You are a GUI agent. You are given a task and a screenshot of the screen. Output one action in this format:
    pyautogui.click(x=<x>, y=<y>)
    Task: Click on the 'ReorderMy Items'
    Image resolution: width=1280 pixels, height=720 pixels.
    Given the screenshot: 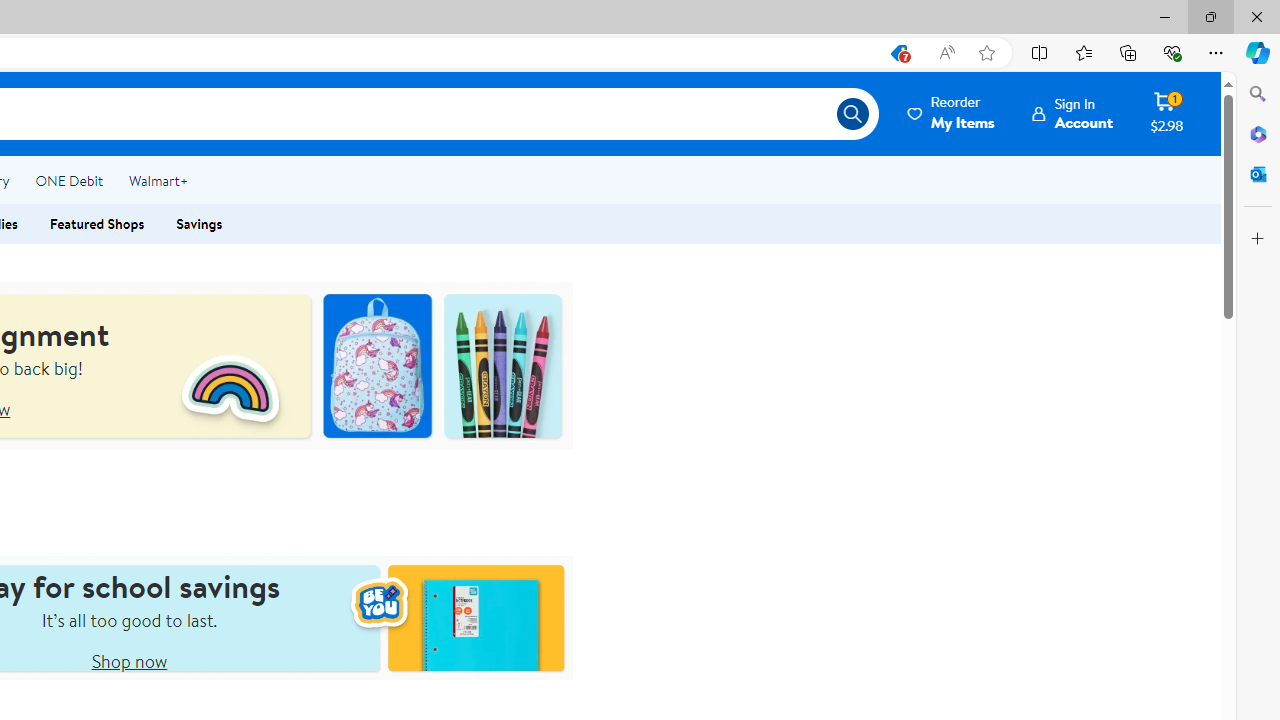 What is the action you would take?
    pyautogui.click(x=951, y=113)
    